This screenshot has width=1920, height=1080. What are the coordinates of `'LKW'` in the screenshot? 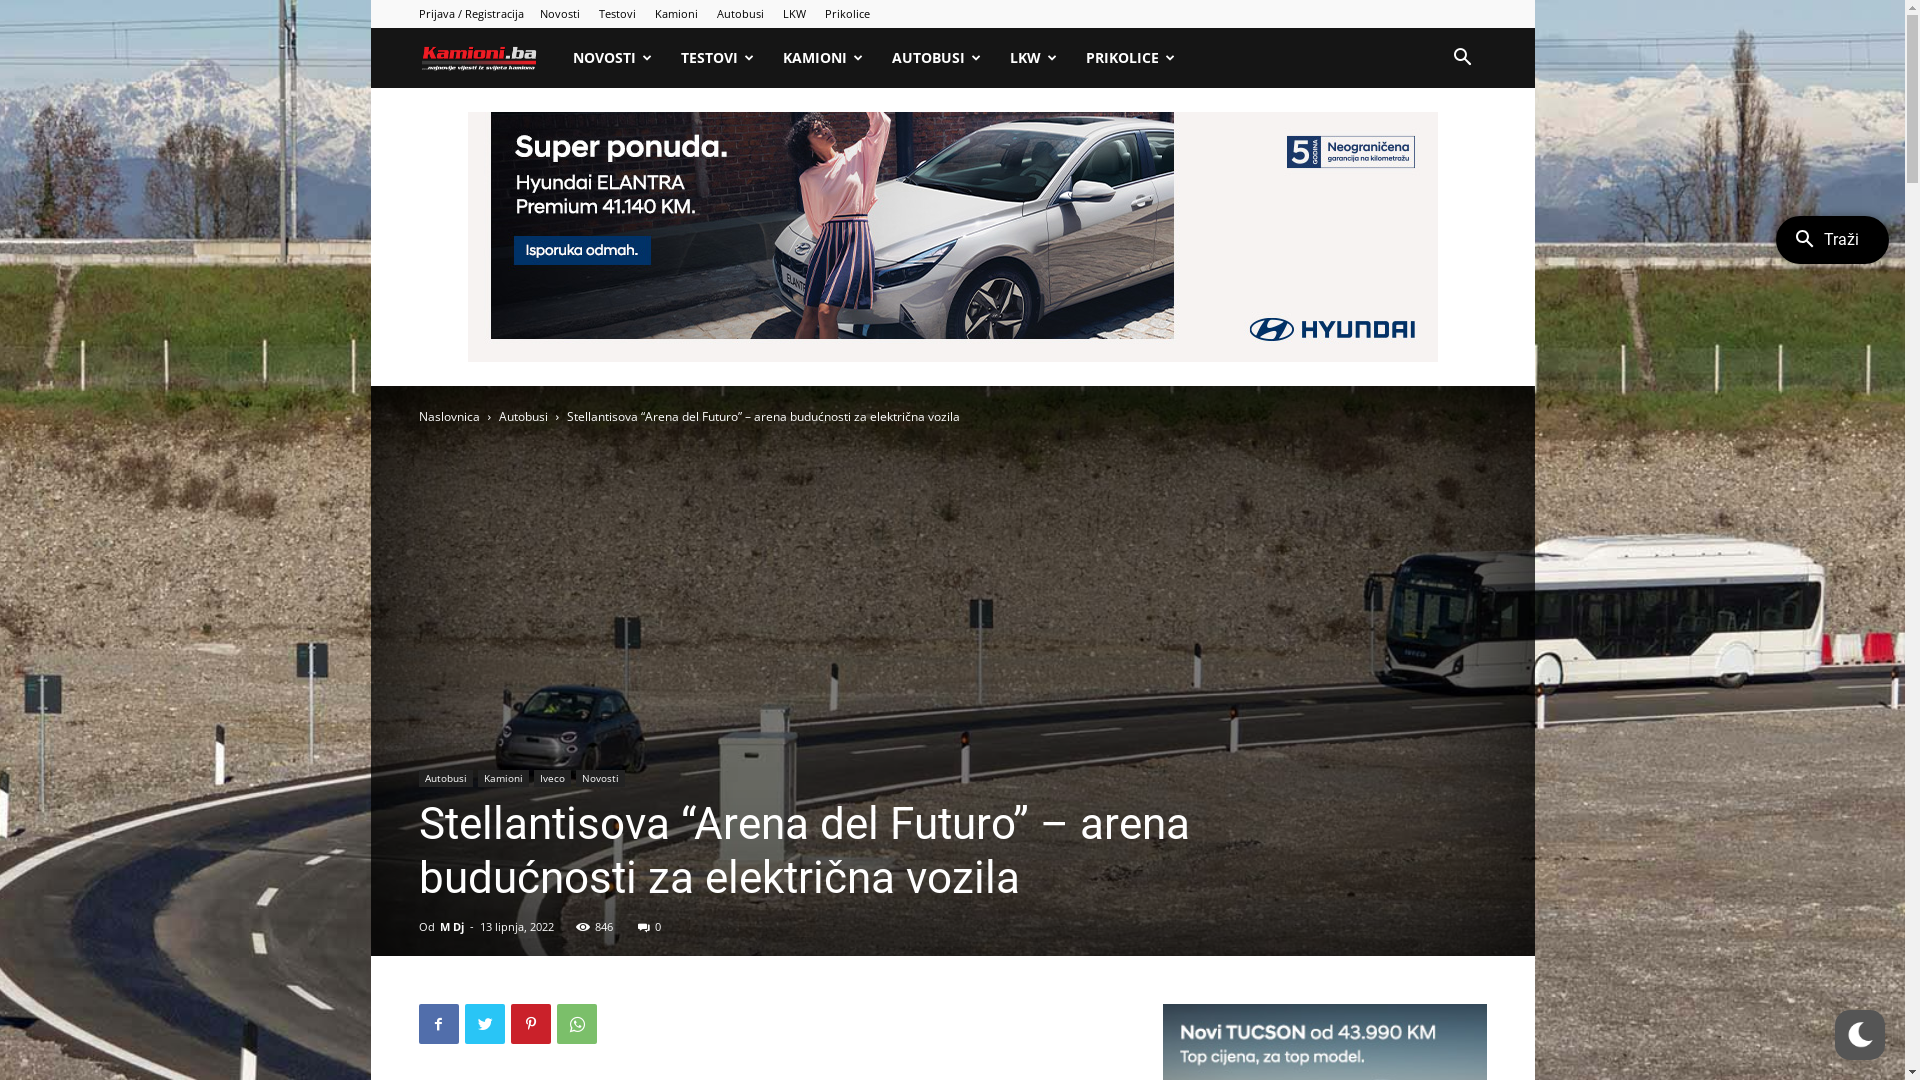 It's located at (996, 56).